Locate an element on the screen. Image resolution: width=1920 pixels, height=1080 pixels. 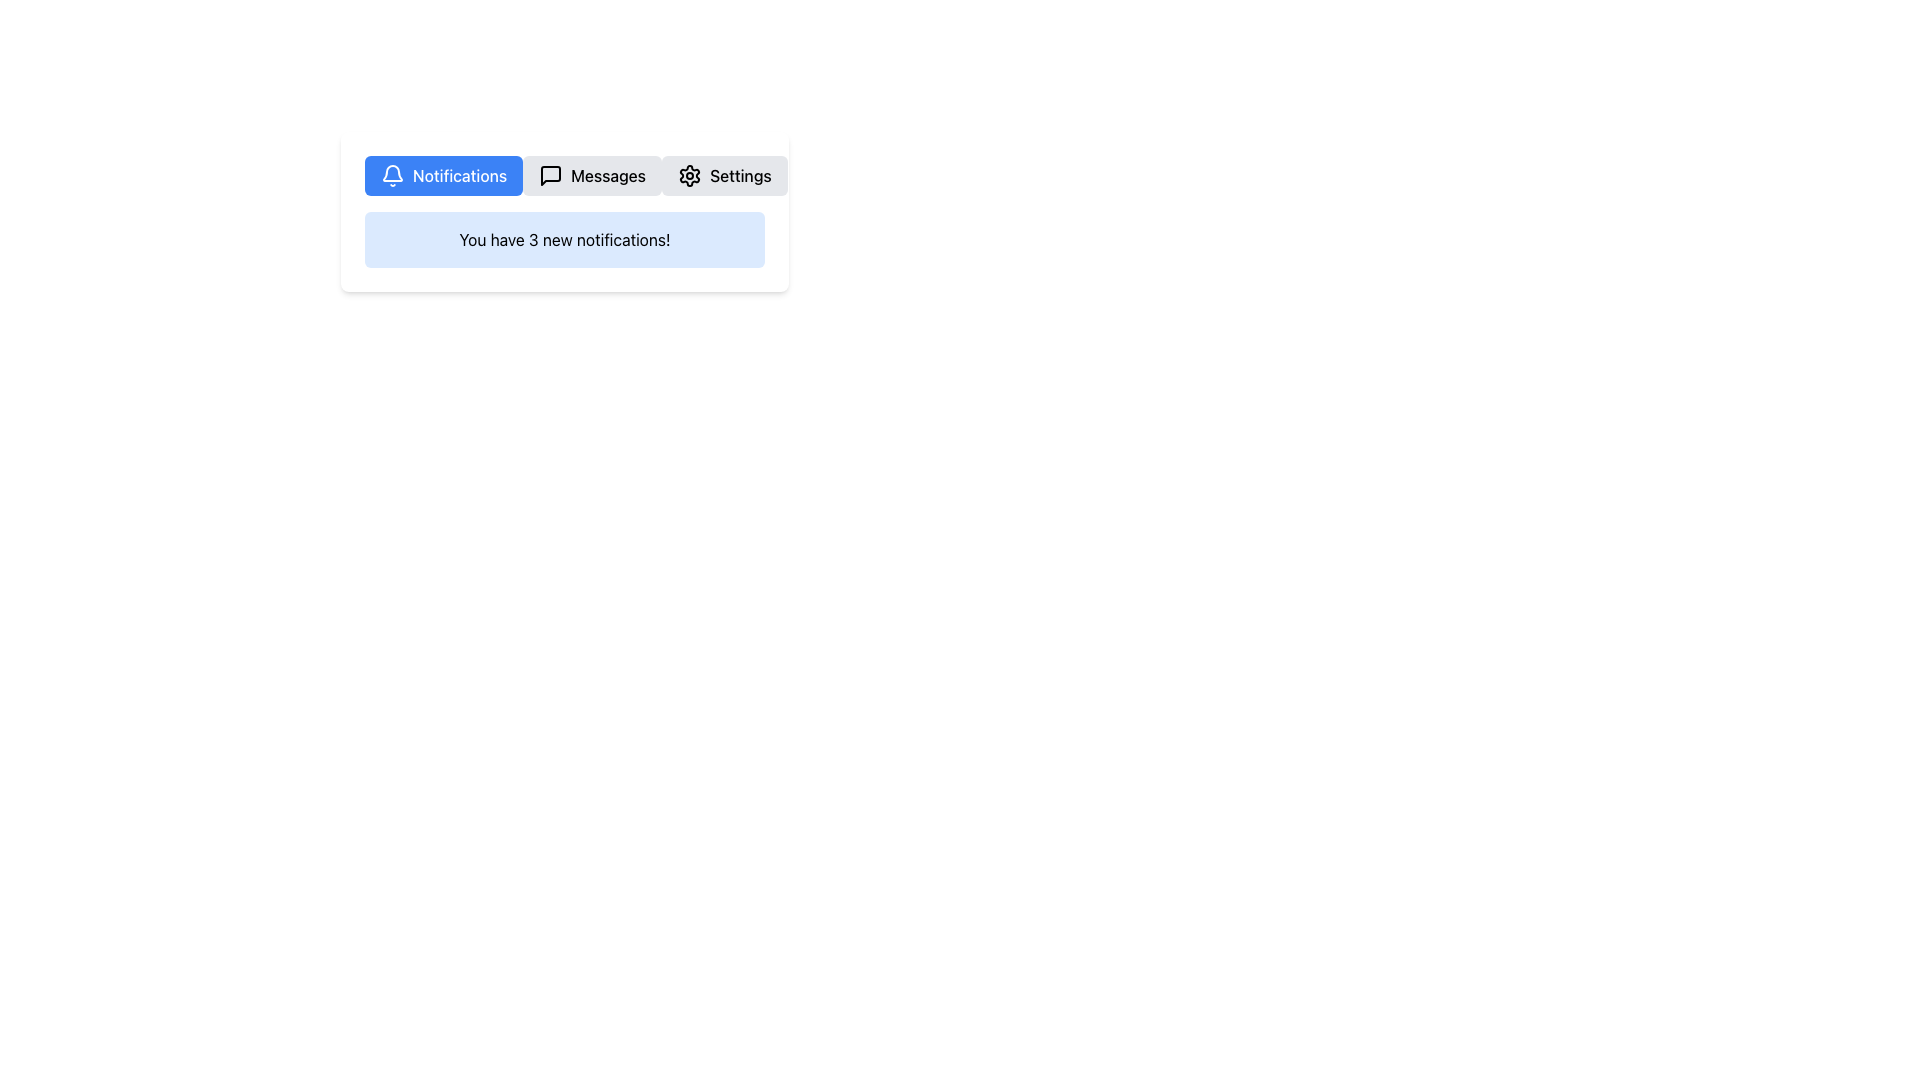
the static text label indicating the settings section in the top-right of the navigation area is located at coordinates (739, 175).